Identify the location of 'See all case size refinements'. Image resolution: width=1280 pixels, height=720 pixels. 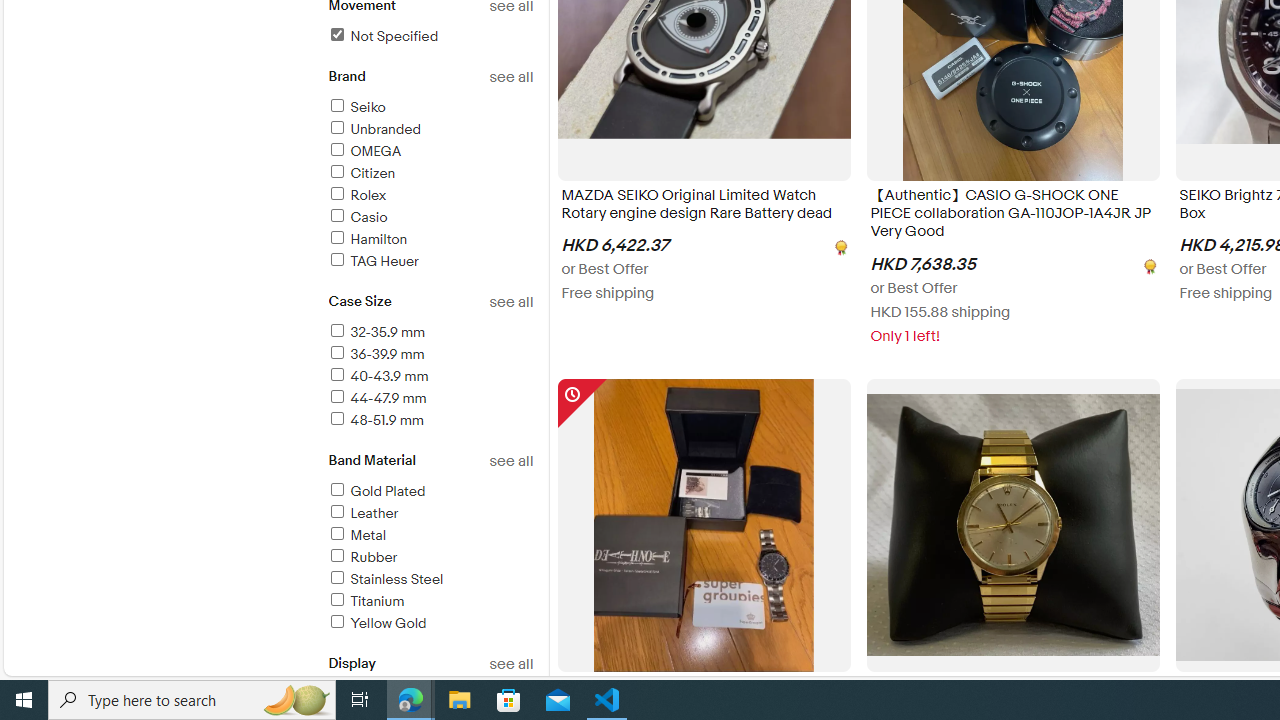
(511, 302).